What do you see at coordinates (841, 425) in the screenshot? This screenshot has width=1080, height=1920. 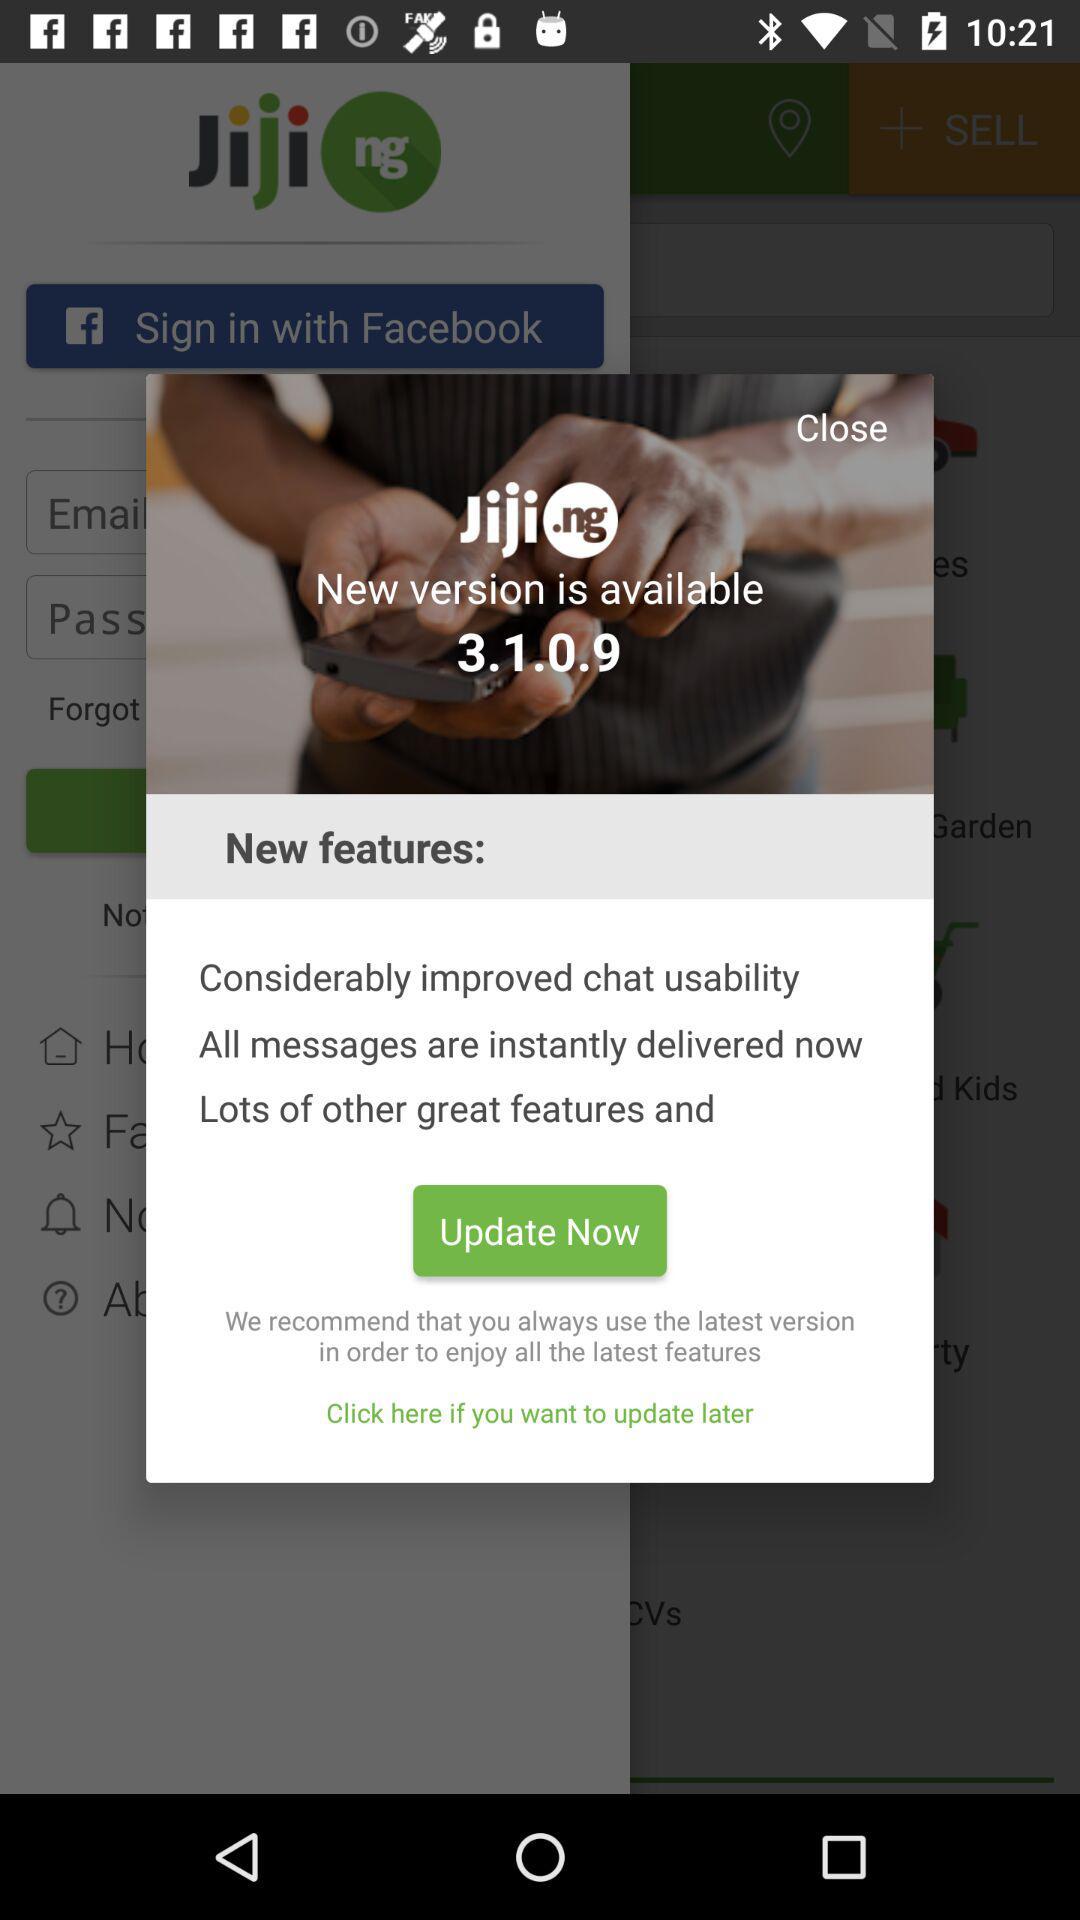 I see `close app` at bounding box center [841, 425].